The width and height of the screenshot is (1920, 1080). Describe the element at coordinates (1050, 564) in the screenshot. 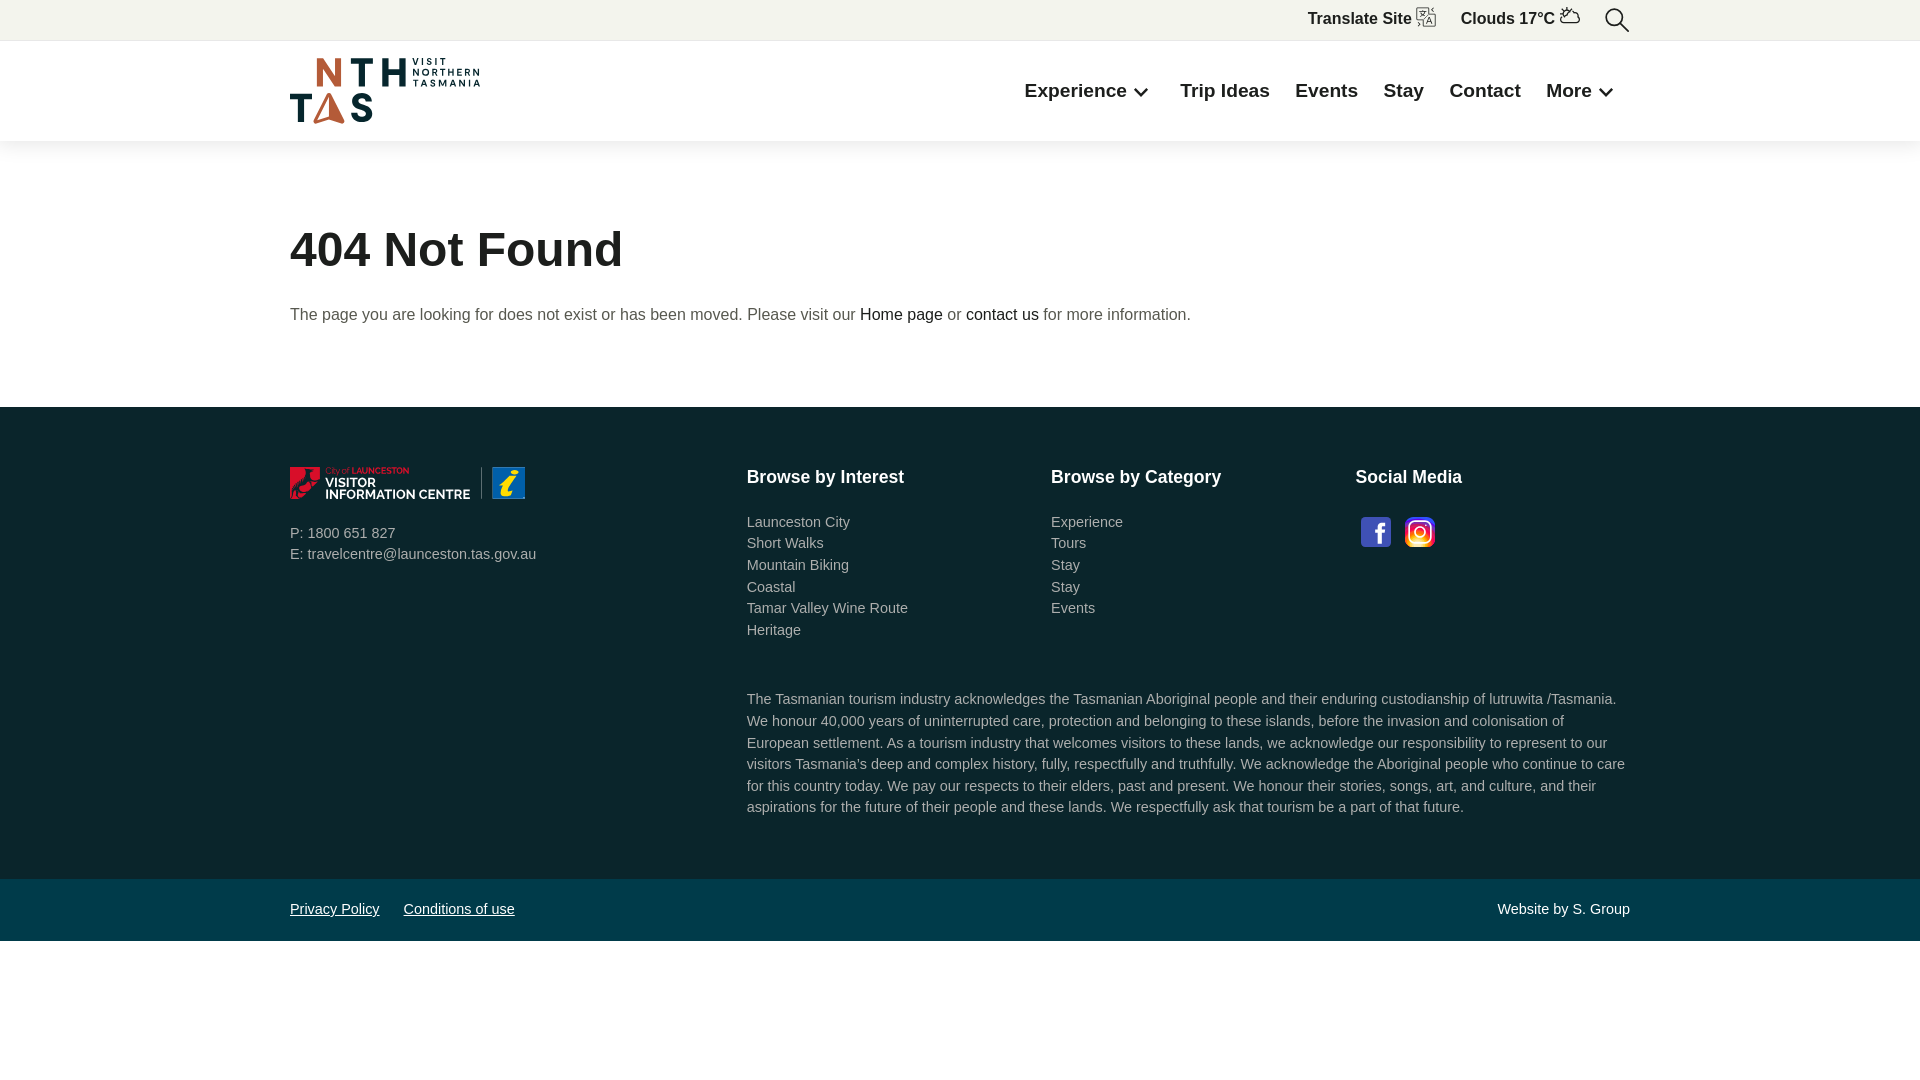

I see `'Stay'` at that location.